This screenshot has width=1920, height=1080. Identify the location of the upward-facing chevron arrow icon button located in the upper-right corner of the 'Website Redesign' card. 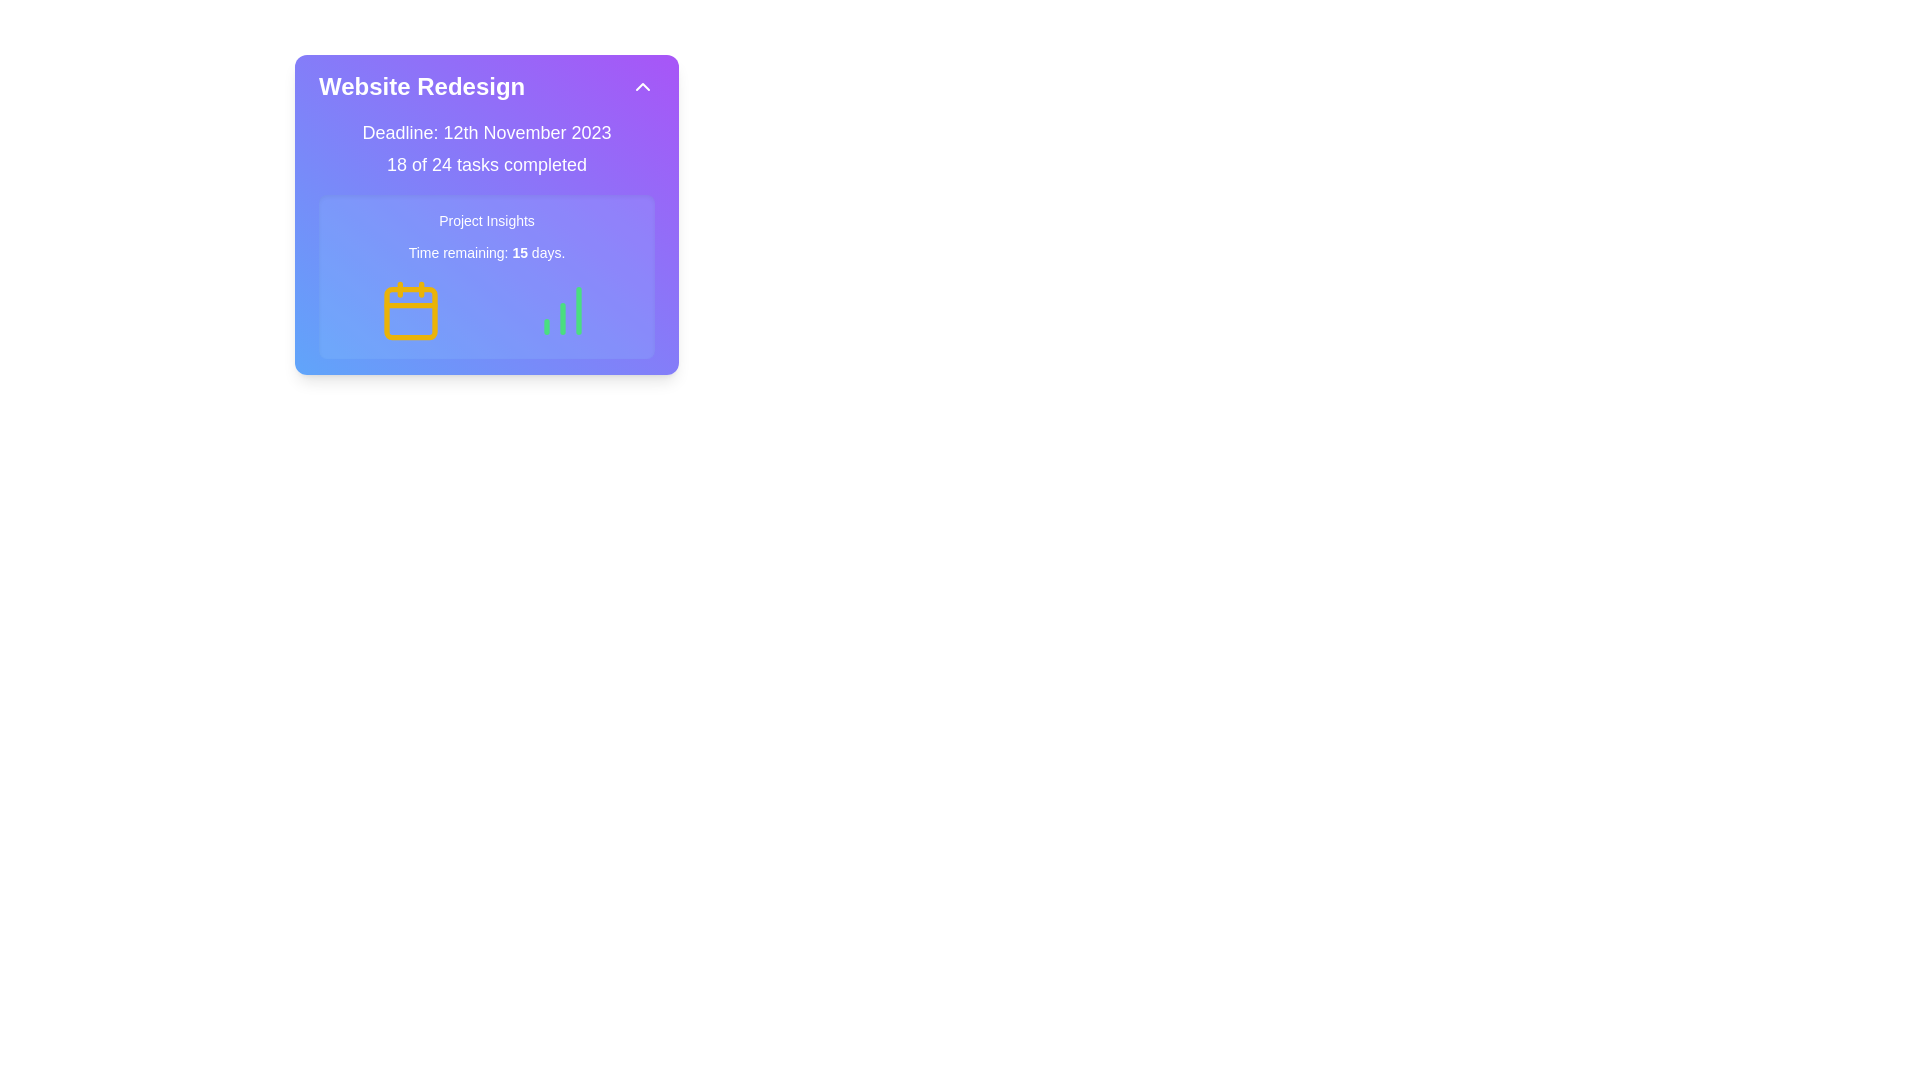
(643, 86).